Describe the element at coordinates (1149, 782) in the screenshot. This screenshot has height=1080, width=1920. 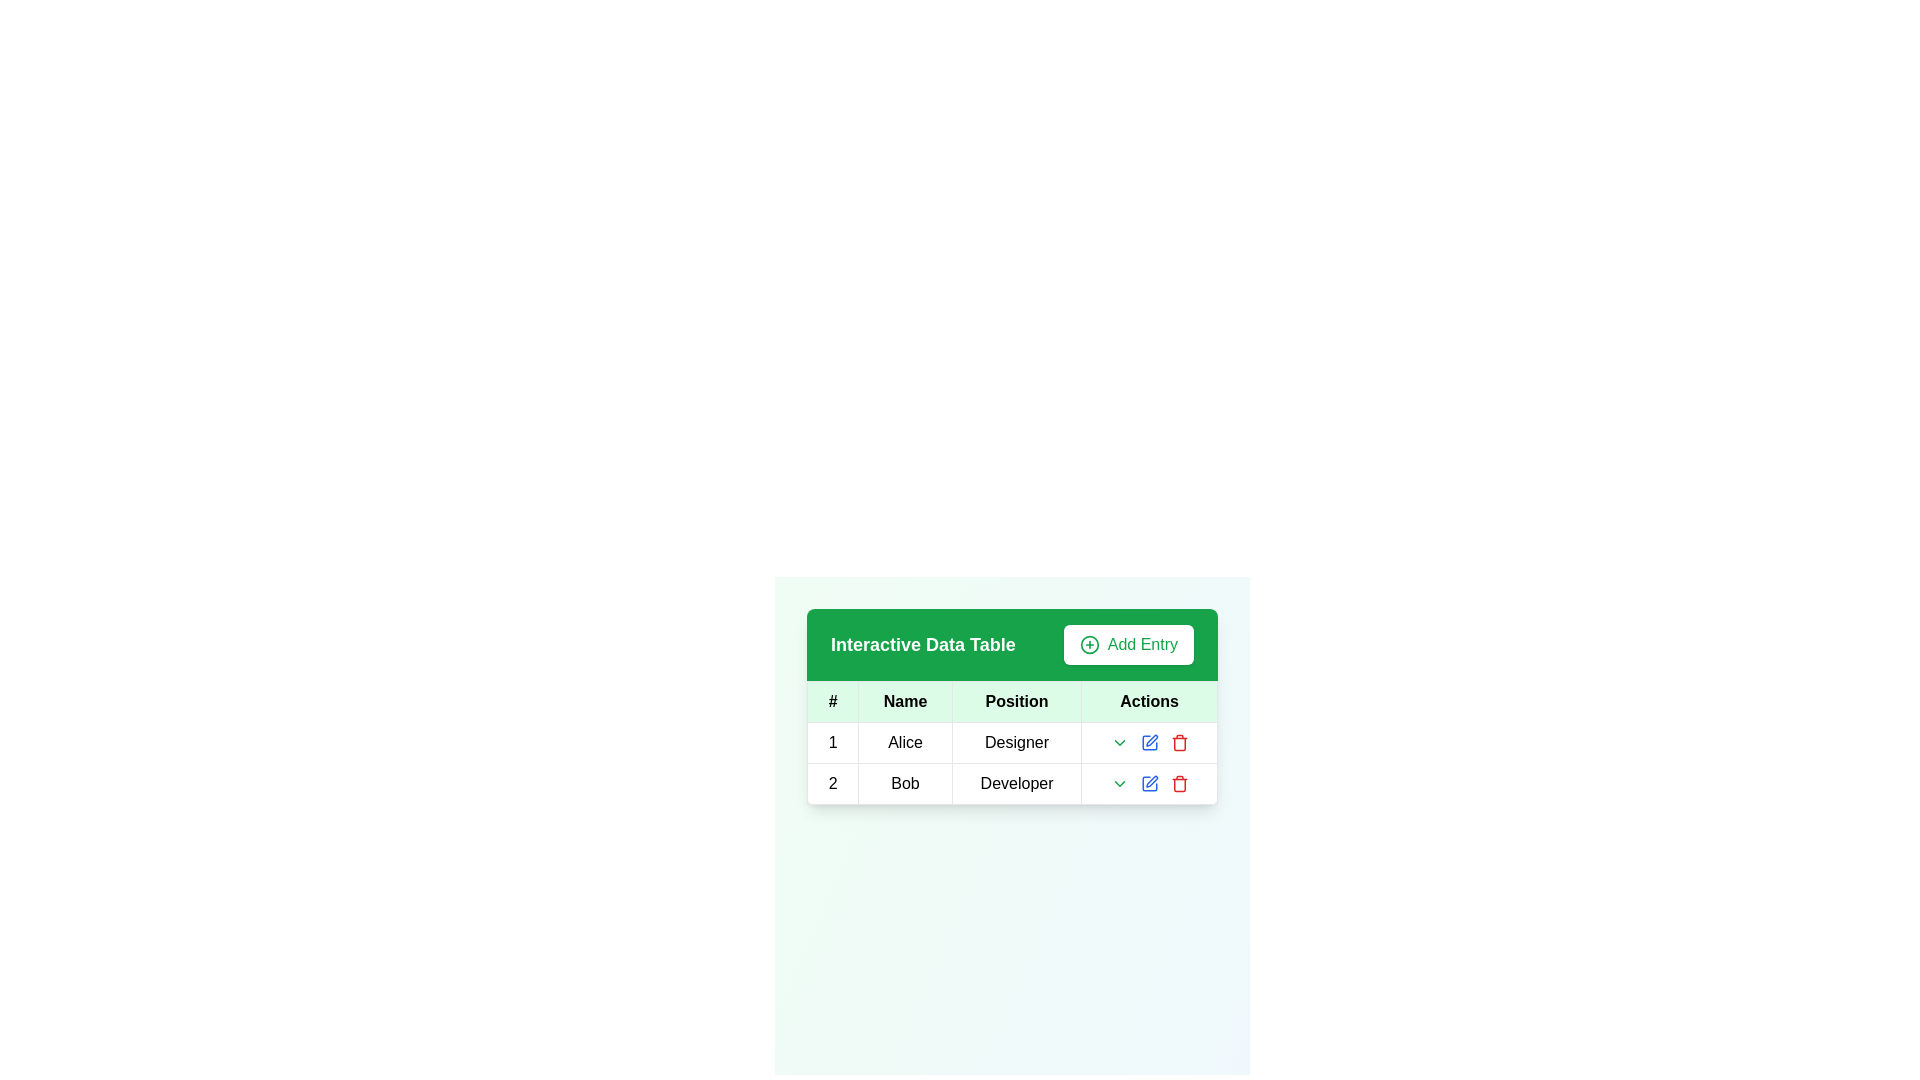
I see `the pen icon button in the 'Actions' column of the second row associated with 'Bob' and 'Developer' to observe styling changes` at that location.